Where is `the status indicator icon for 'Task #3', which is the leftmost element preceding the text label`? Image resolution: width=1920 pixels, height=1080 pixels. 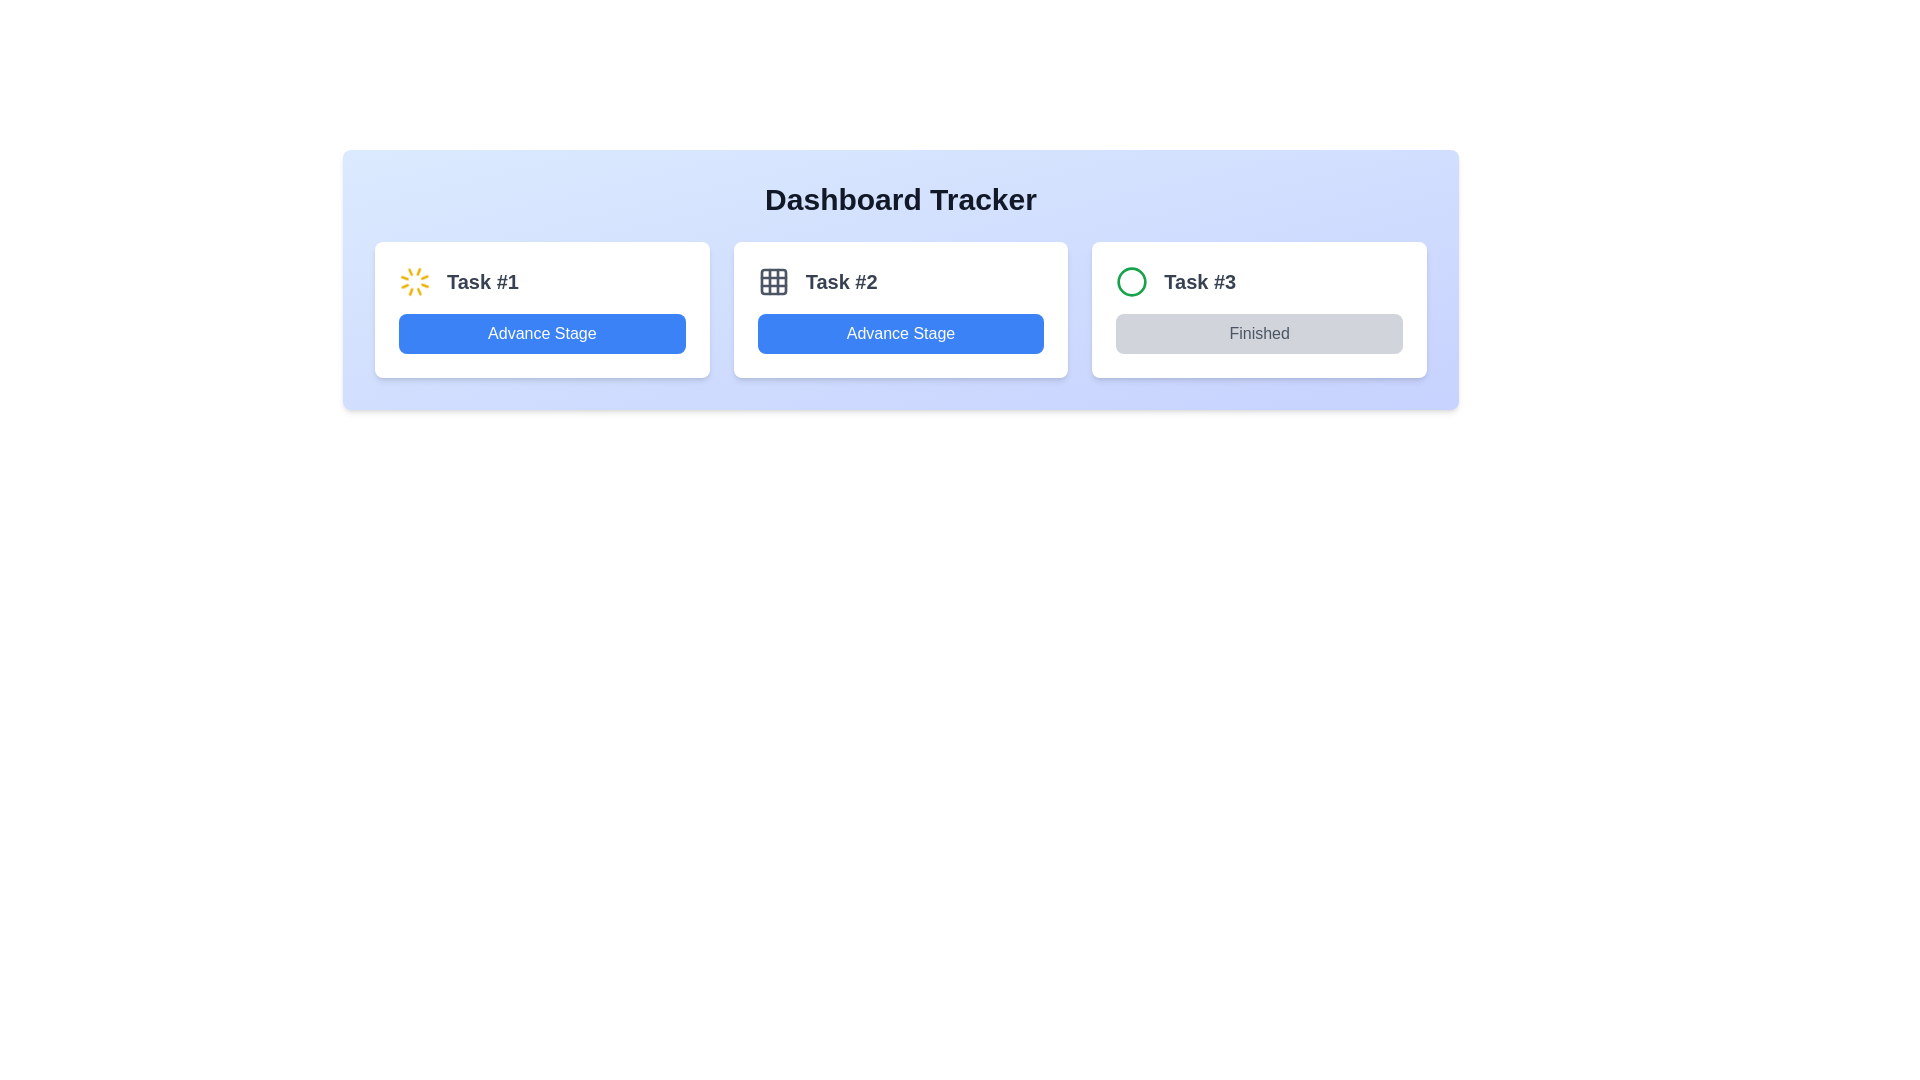
the status indicator icon for 'Task #3', which is the leftmost element preceding the text label is located at coordinates (1132, 281).